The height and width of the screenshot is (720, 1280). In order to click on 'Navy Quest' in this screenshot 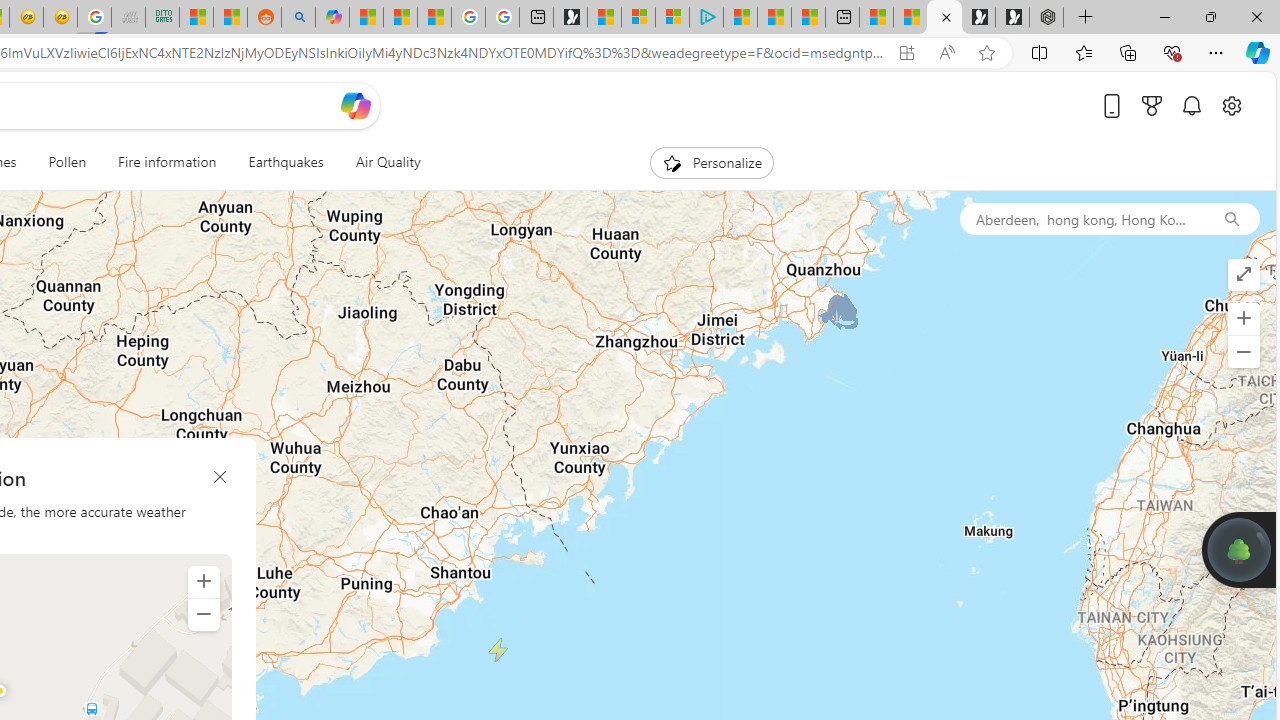, I will do `click(127, 17)`.